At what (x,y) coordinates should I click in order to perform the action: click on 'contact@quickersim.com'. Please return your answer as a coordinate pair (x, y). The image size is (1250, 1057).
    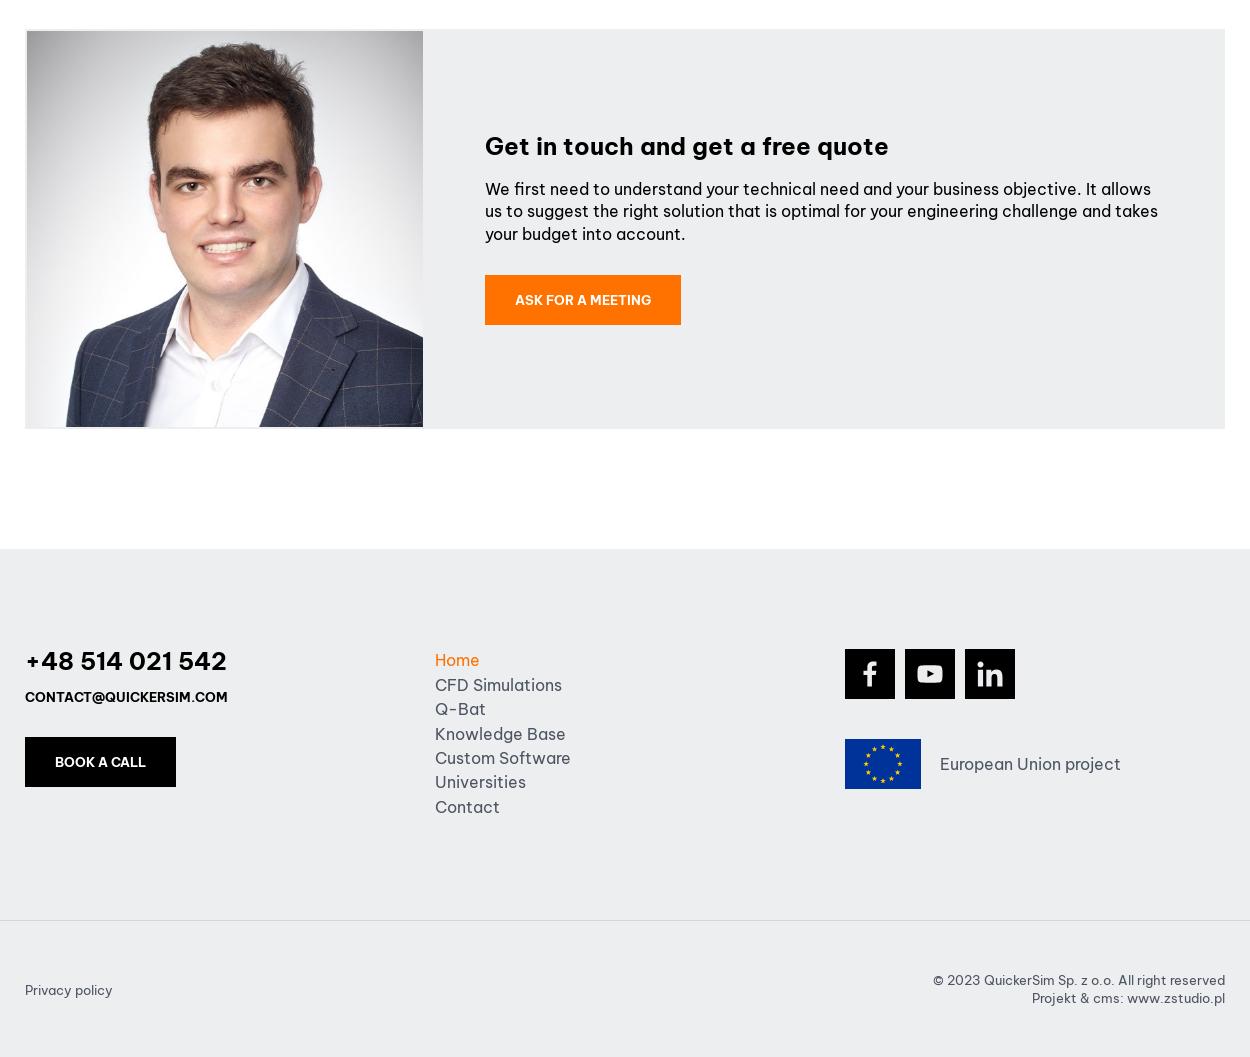
    Looking at the image, I should click on (126, 695).